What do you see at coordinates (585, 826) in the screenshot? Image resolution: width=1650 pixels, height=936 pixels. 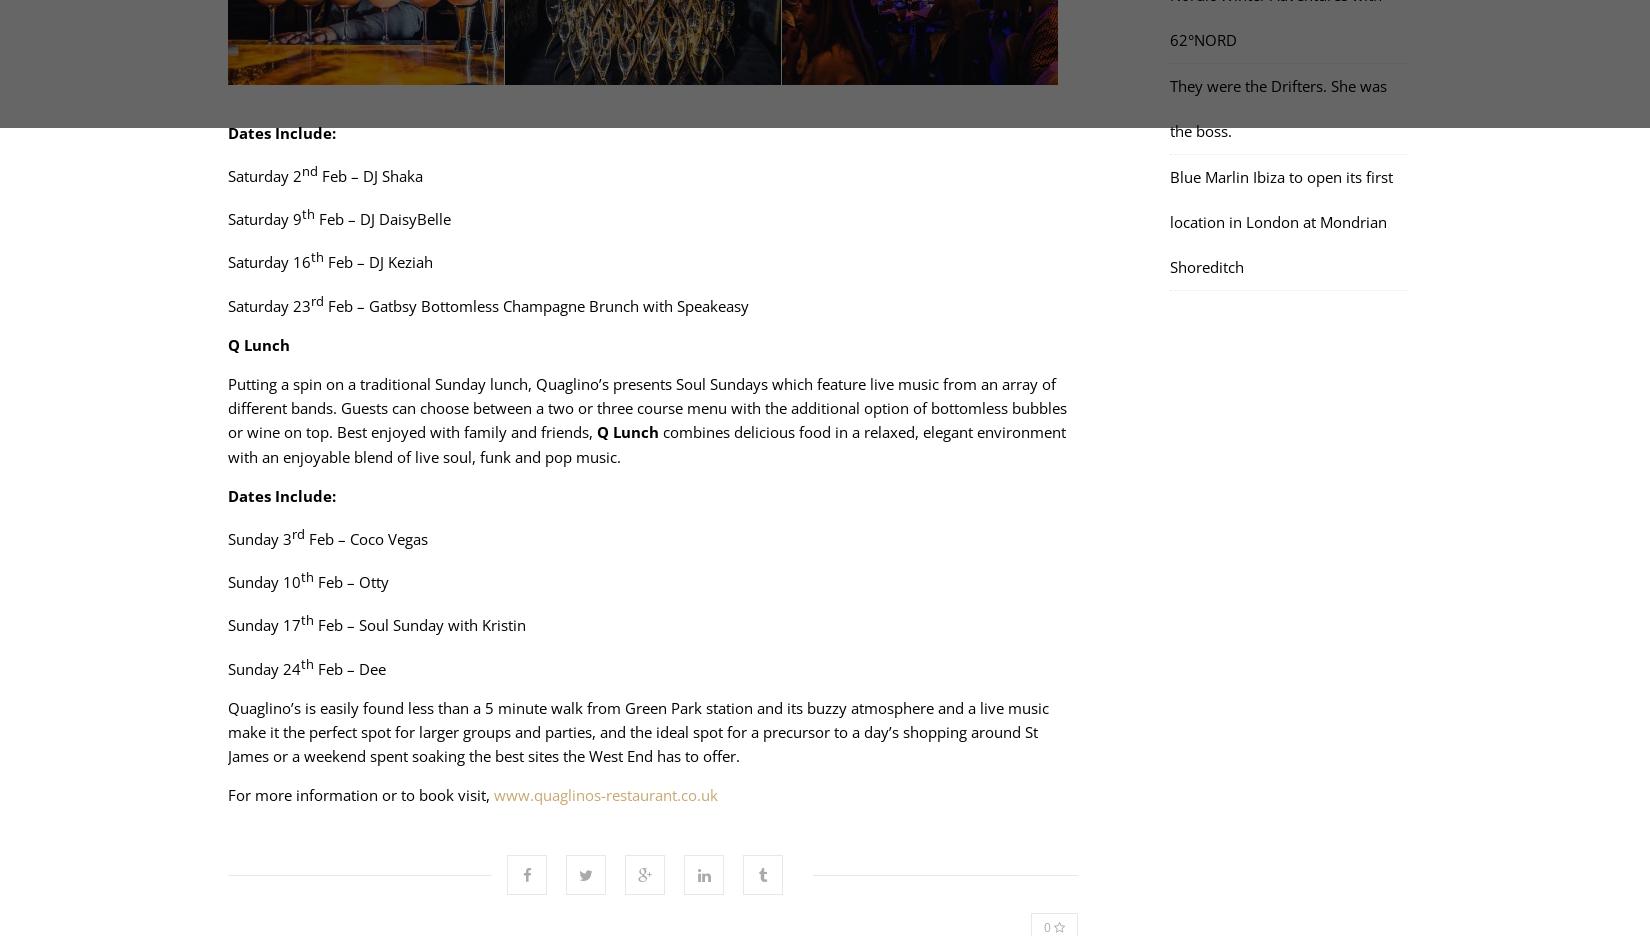 I see `'Twitter'` at bounding box center [585, 826].